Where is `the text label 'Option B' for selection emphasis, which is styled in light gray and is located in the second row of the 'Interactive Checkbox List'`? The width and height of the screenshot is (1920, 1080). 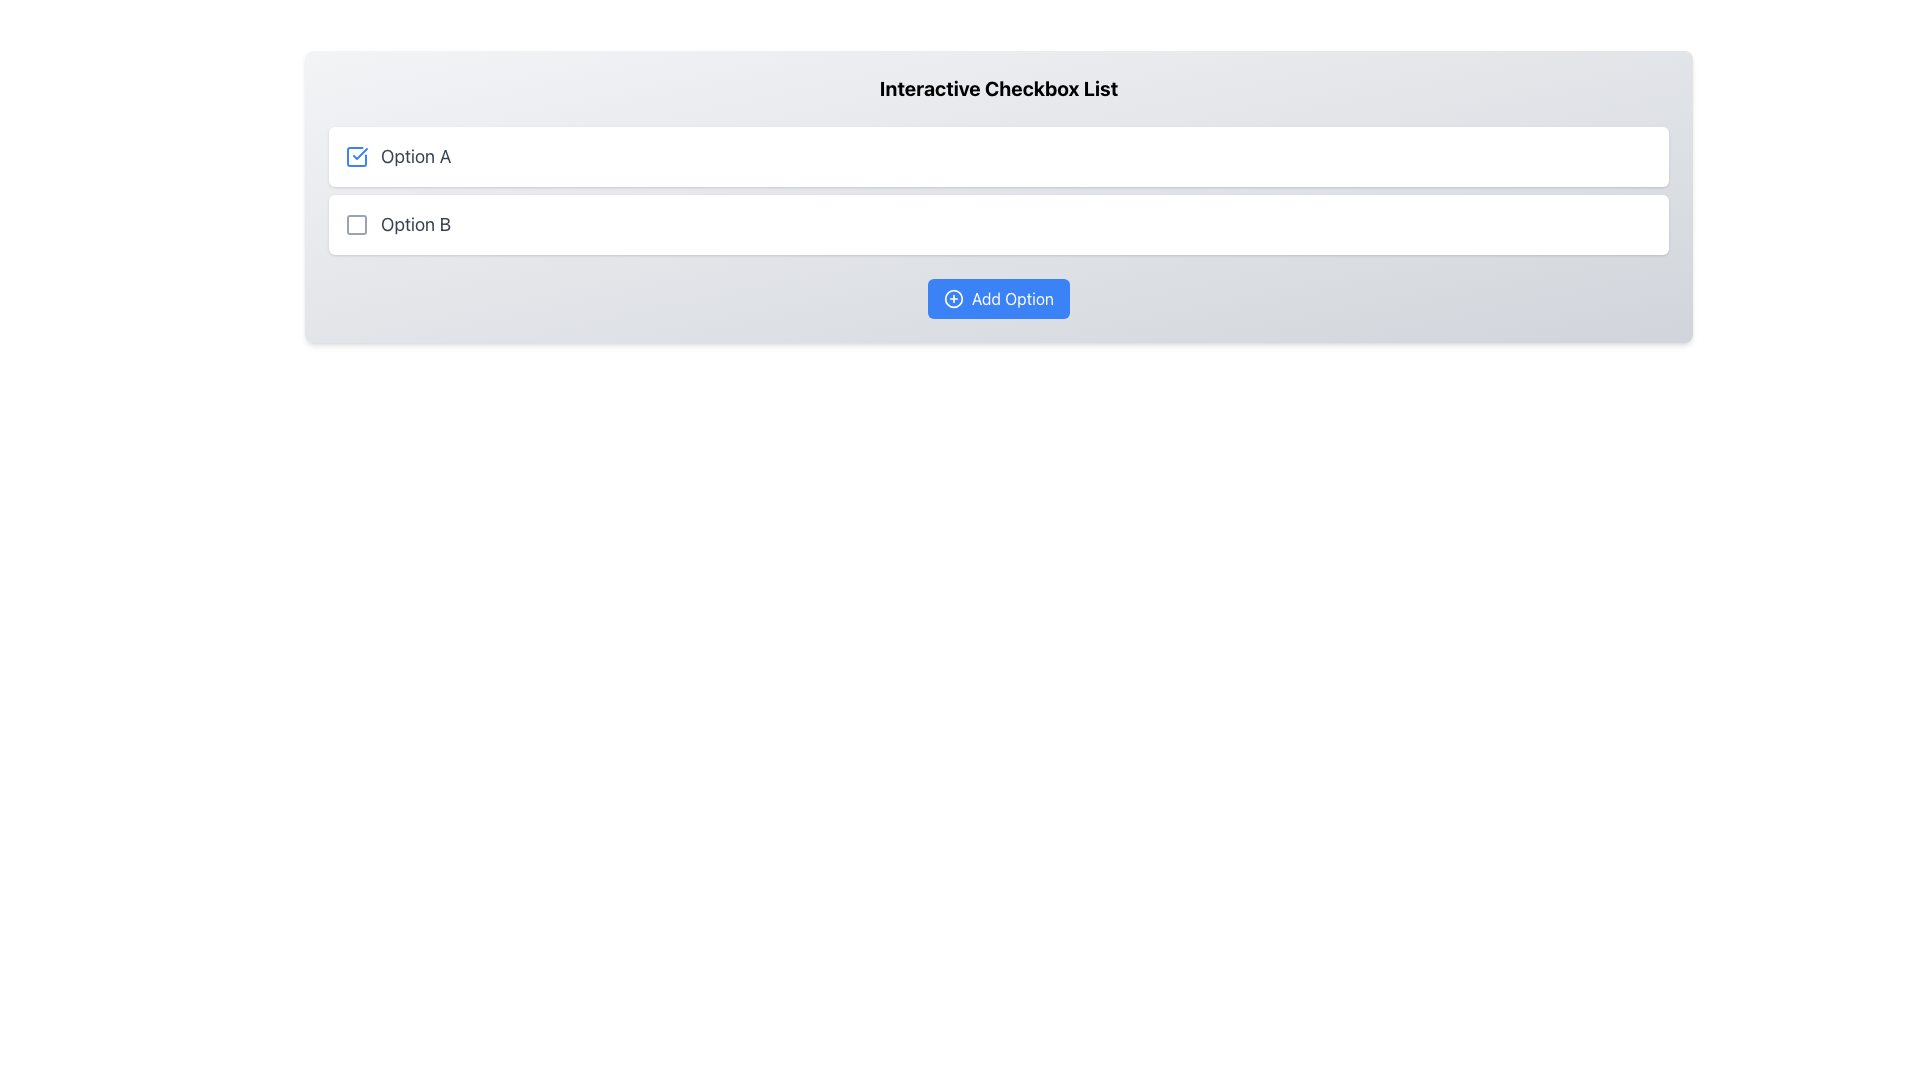
the text label 'Option B' for selection emphasis, which is styled in light gray and is located in the second row of the 'Interactive Checkbox List' is located at coordinates (415, 224).